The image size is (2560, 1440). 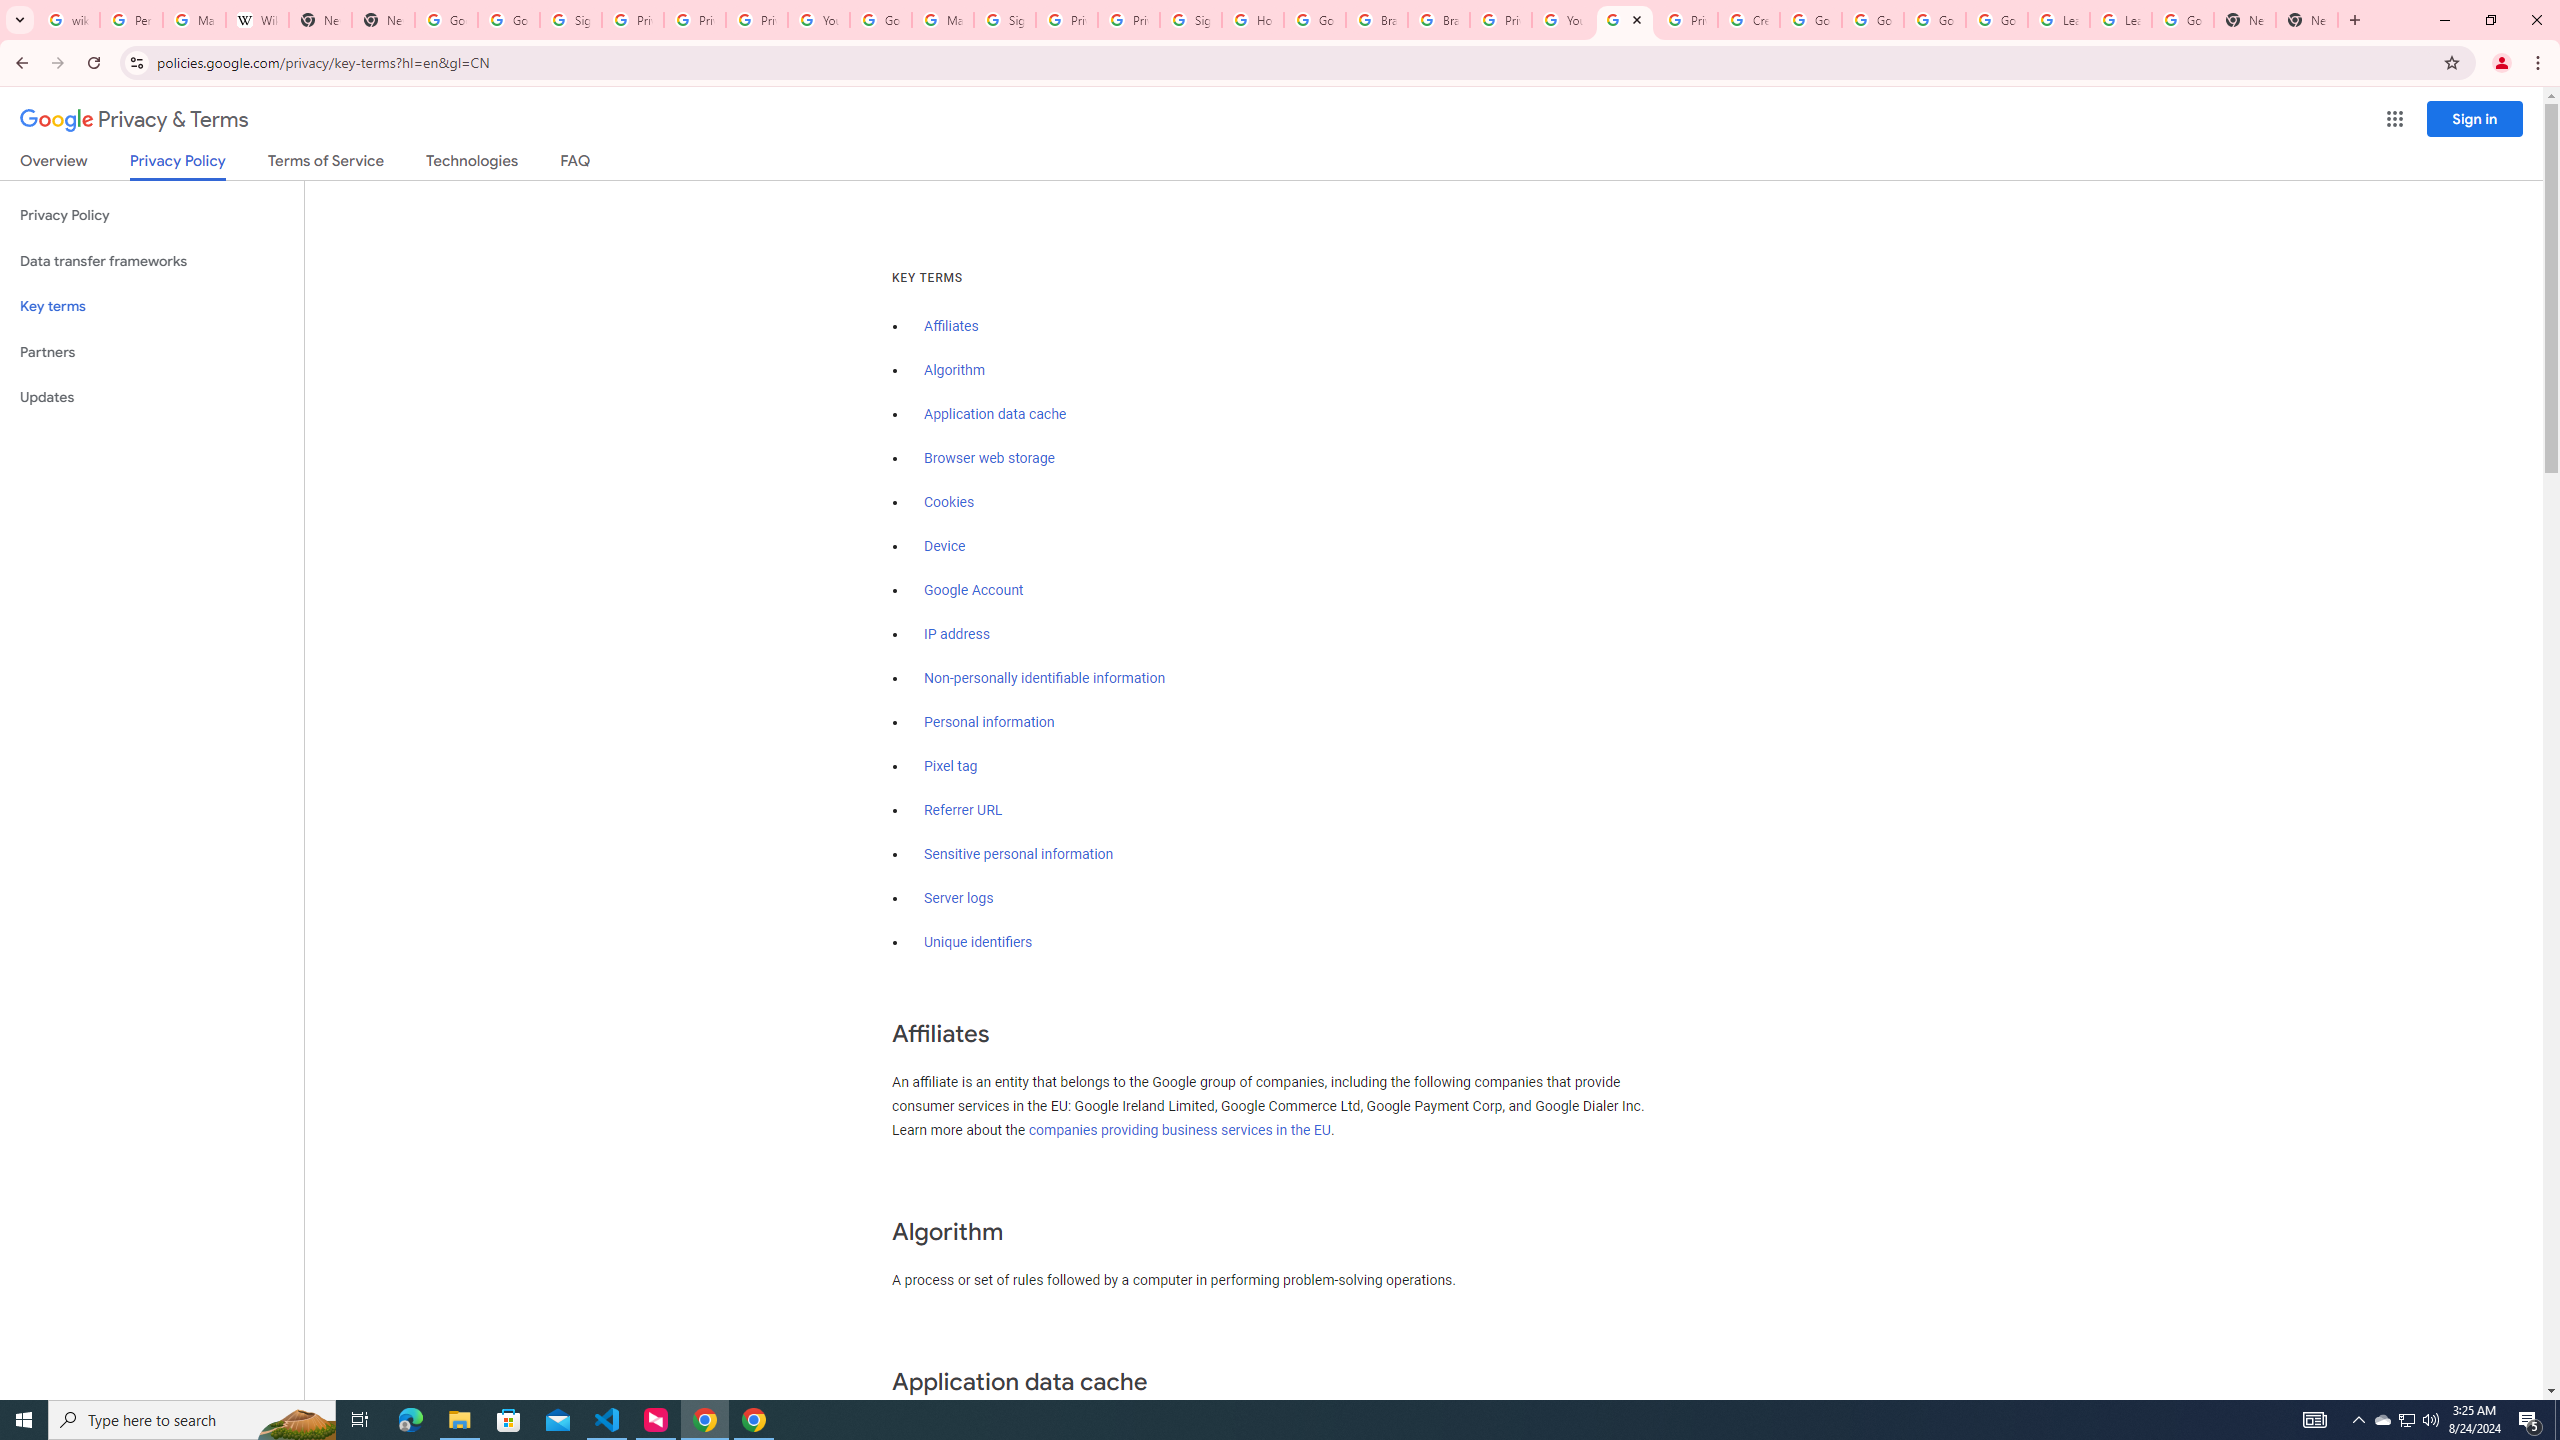 What do you see at coordinates (953, 369) in the screenshot?
I see `'Algorithm'` at bounding box center [953, 369].